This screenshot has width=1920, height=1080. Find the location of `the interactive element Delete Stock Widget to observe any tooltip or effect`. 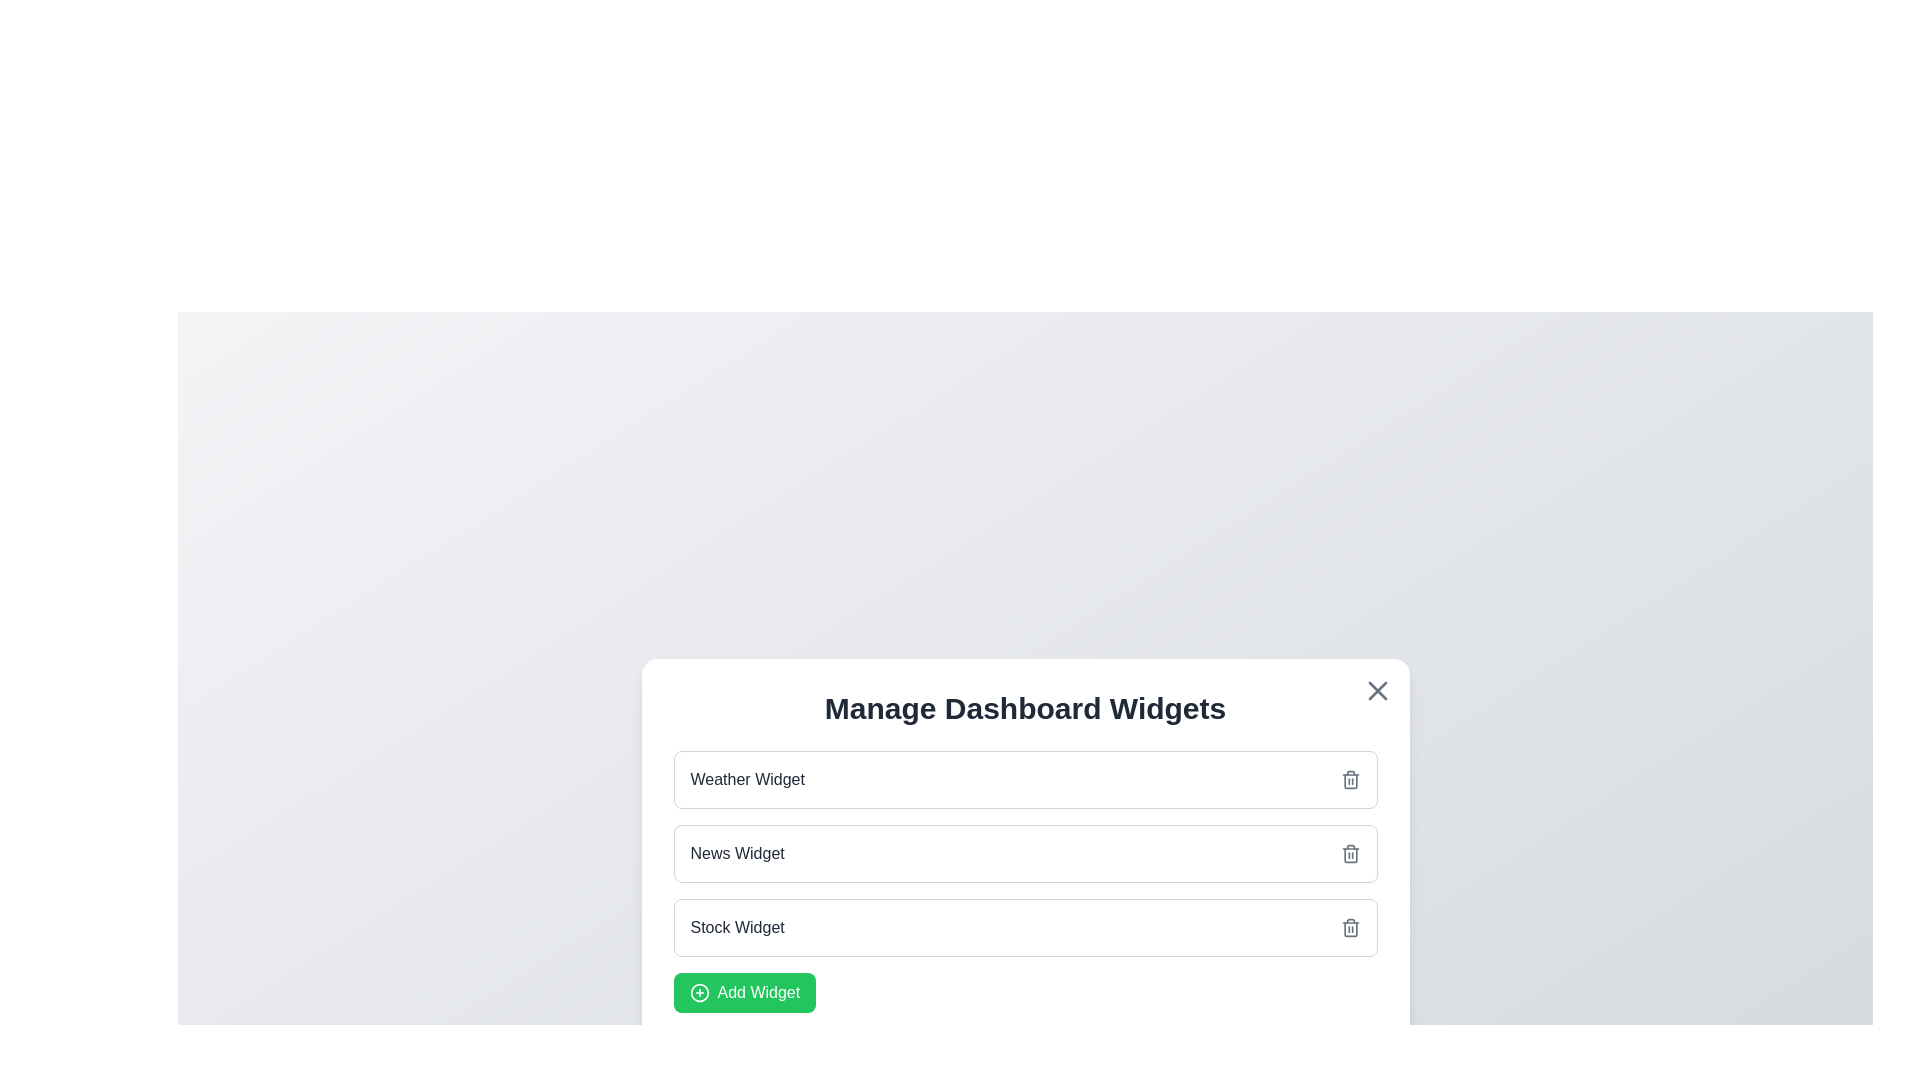

the interactive element Delete Stock Widget to observe any tooltip or effect is located at coordinates (1350, 928).